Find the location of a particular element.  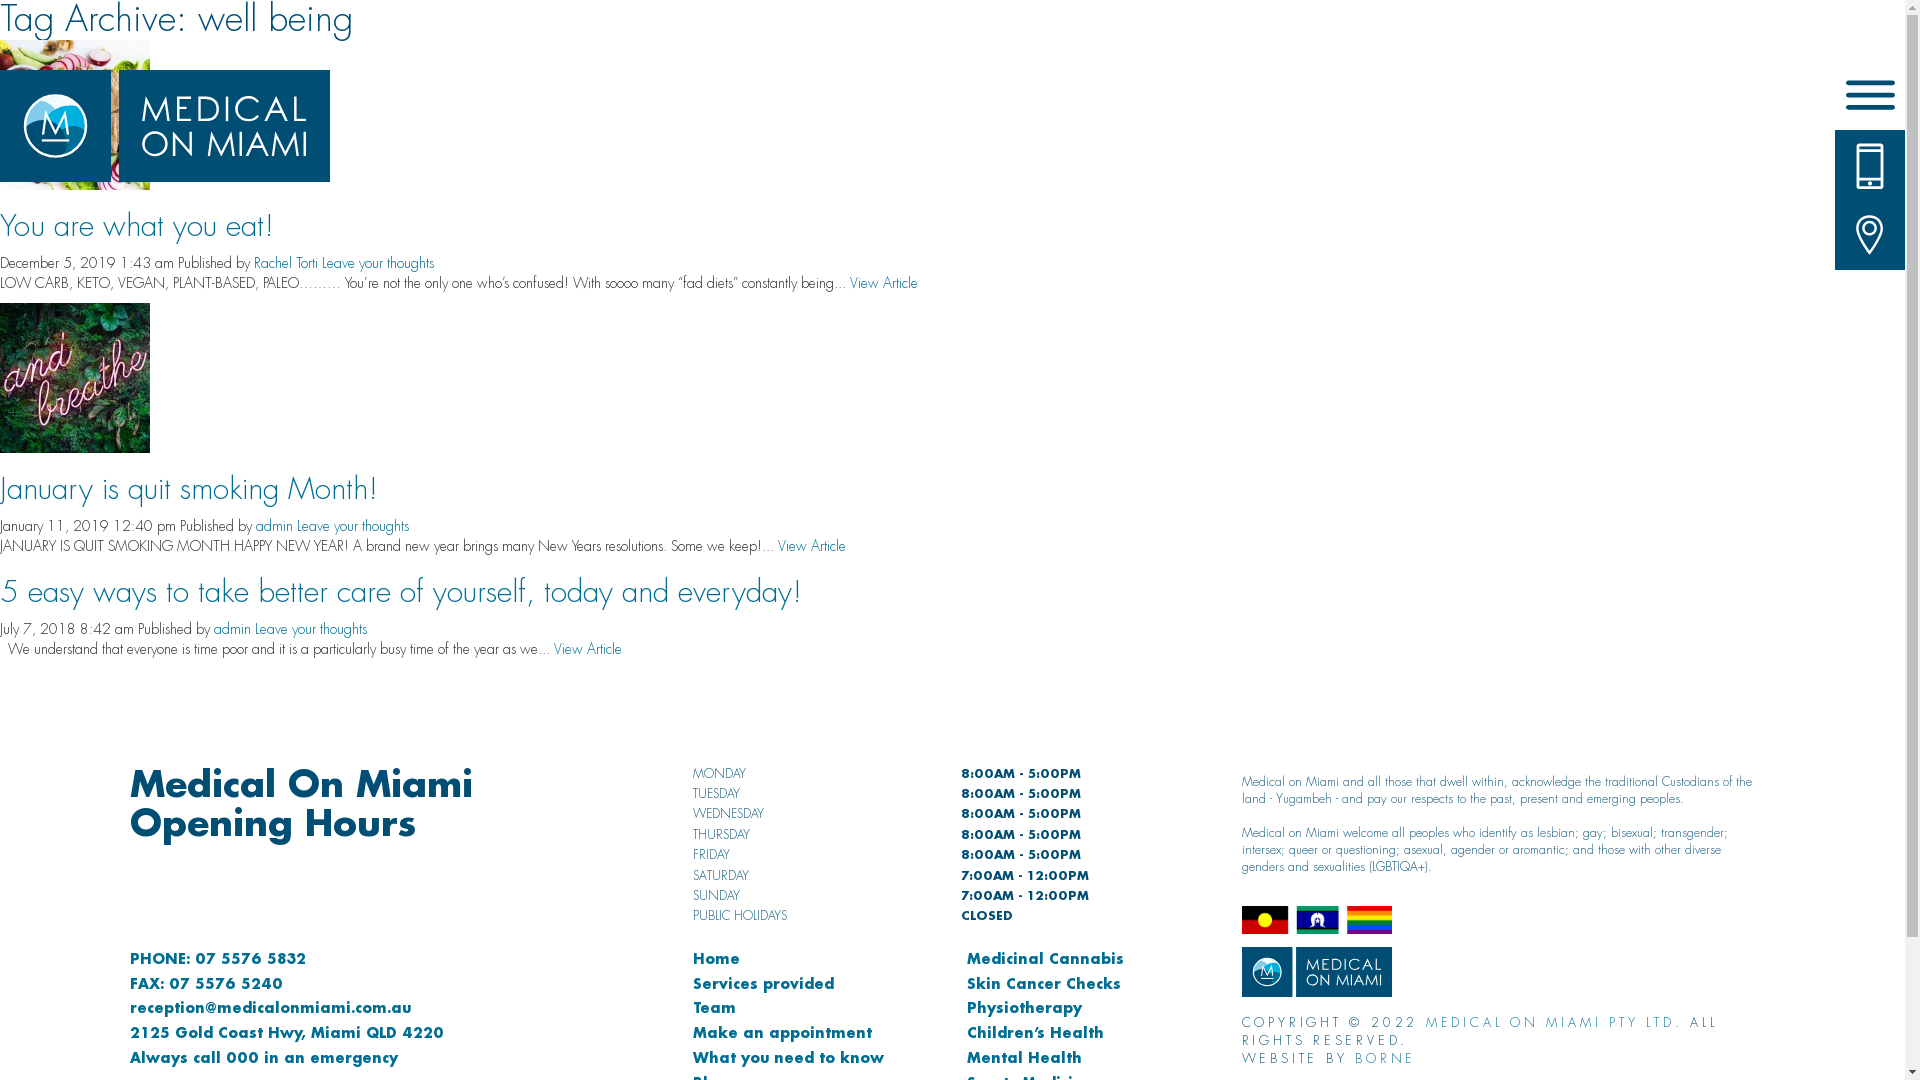

'View Article' is located at coordinates (882, 282).